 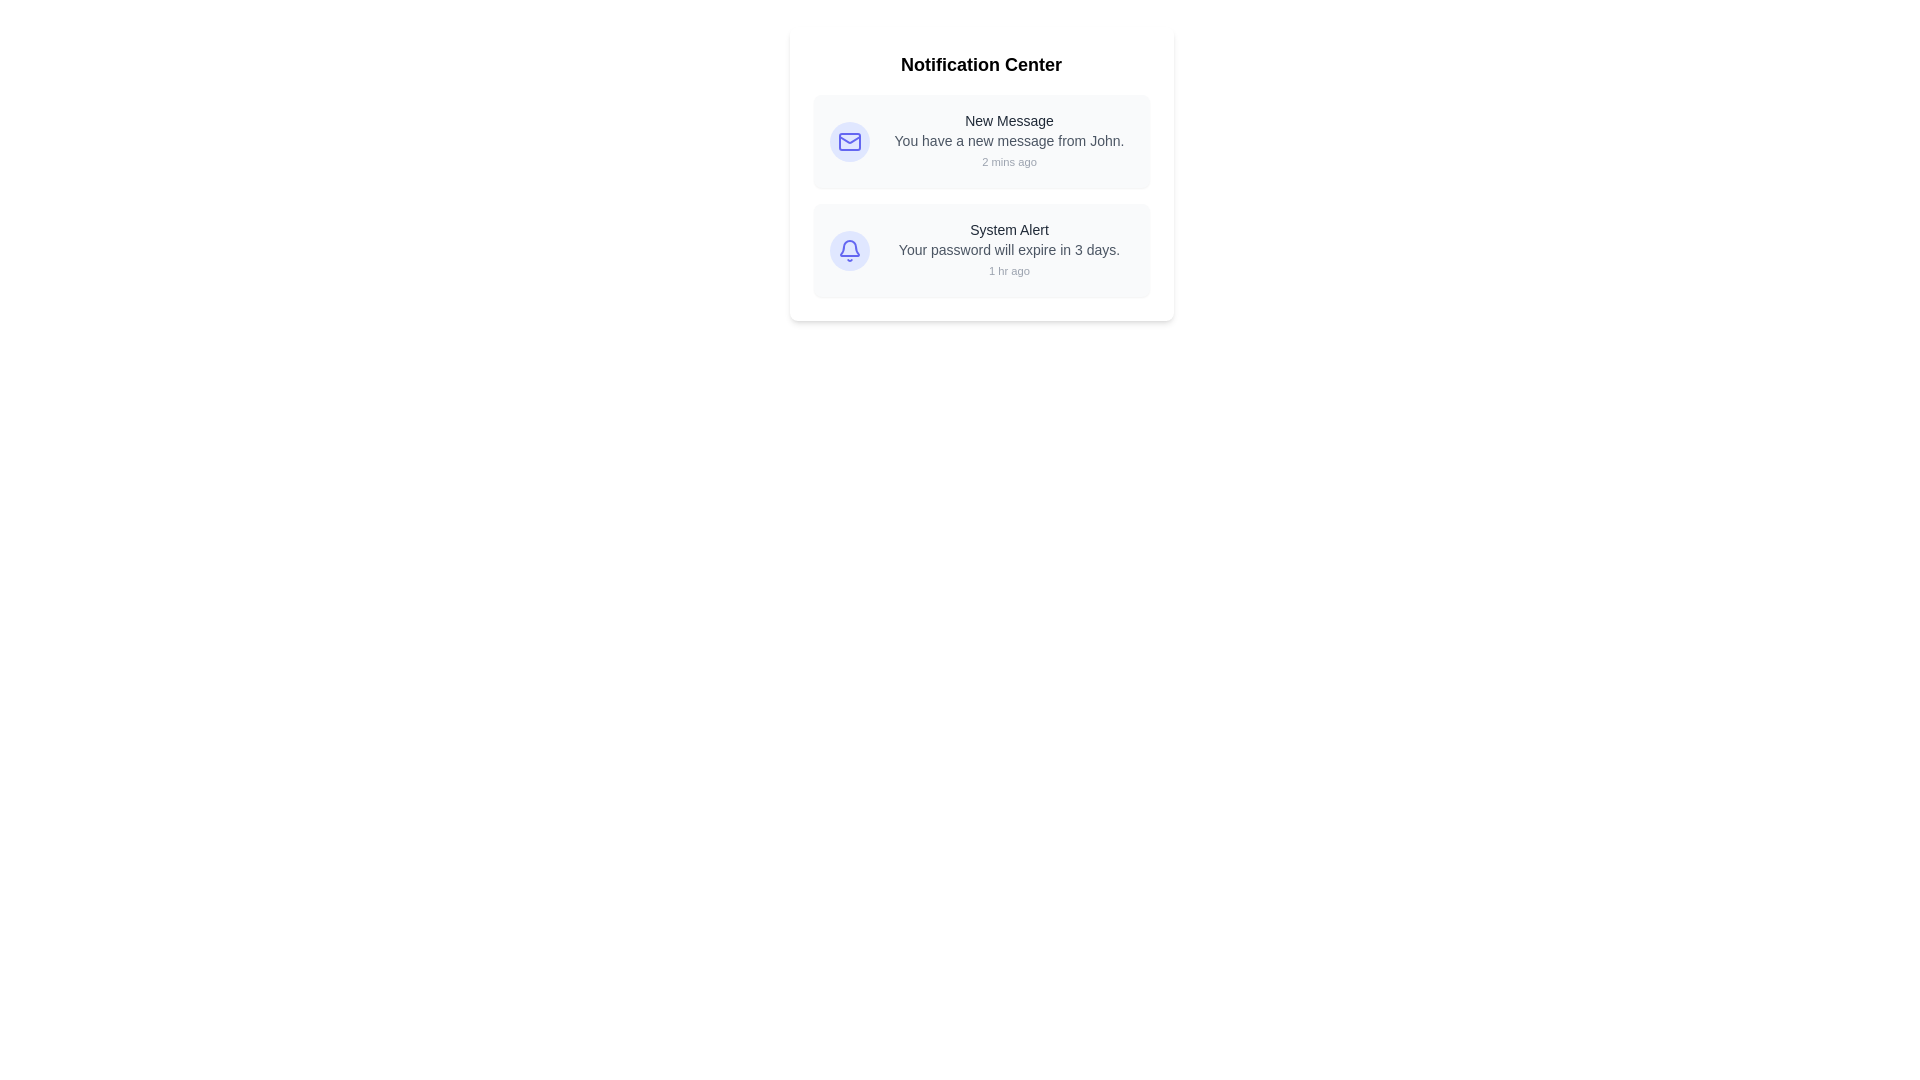 I want to click on text from the header Text Label of the notification interface, which indicates the purpose of the panel below it, so click(x=981, y=64).